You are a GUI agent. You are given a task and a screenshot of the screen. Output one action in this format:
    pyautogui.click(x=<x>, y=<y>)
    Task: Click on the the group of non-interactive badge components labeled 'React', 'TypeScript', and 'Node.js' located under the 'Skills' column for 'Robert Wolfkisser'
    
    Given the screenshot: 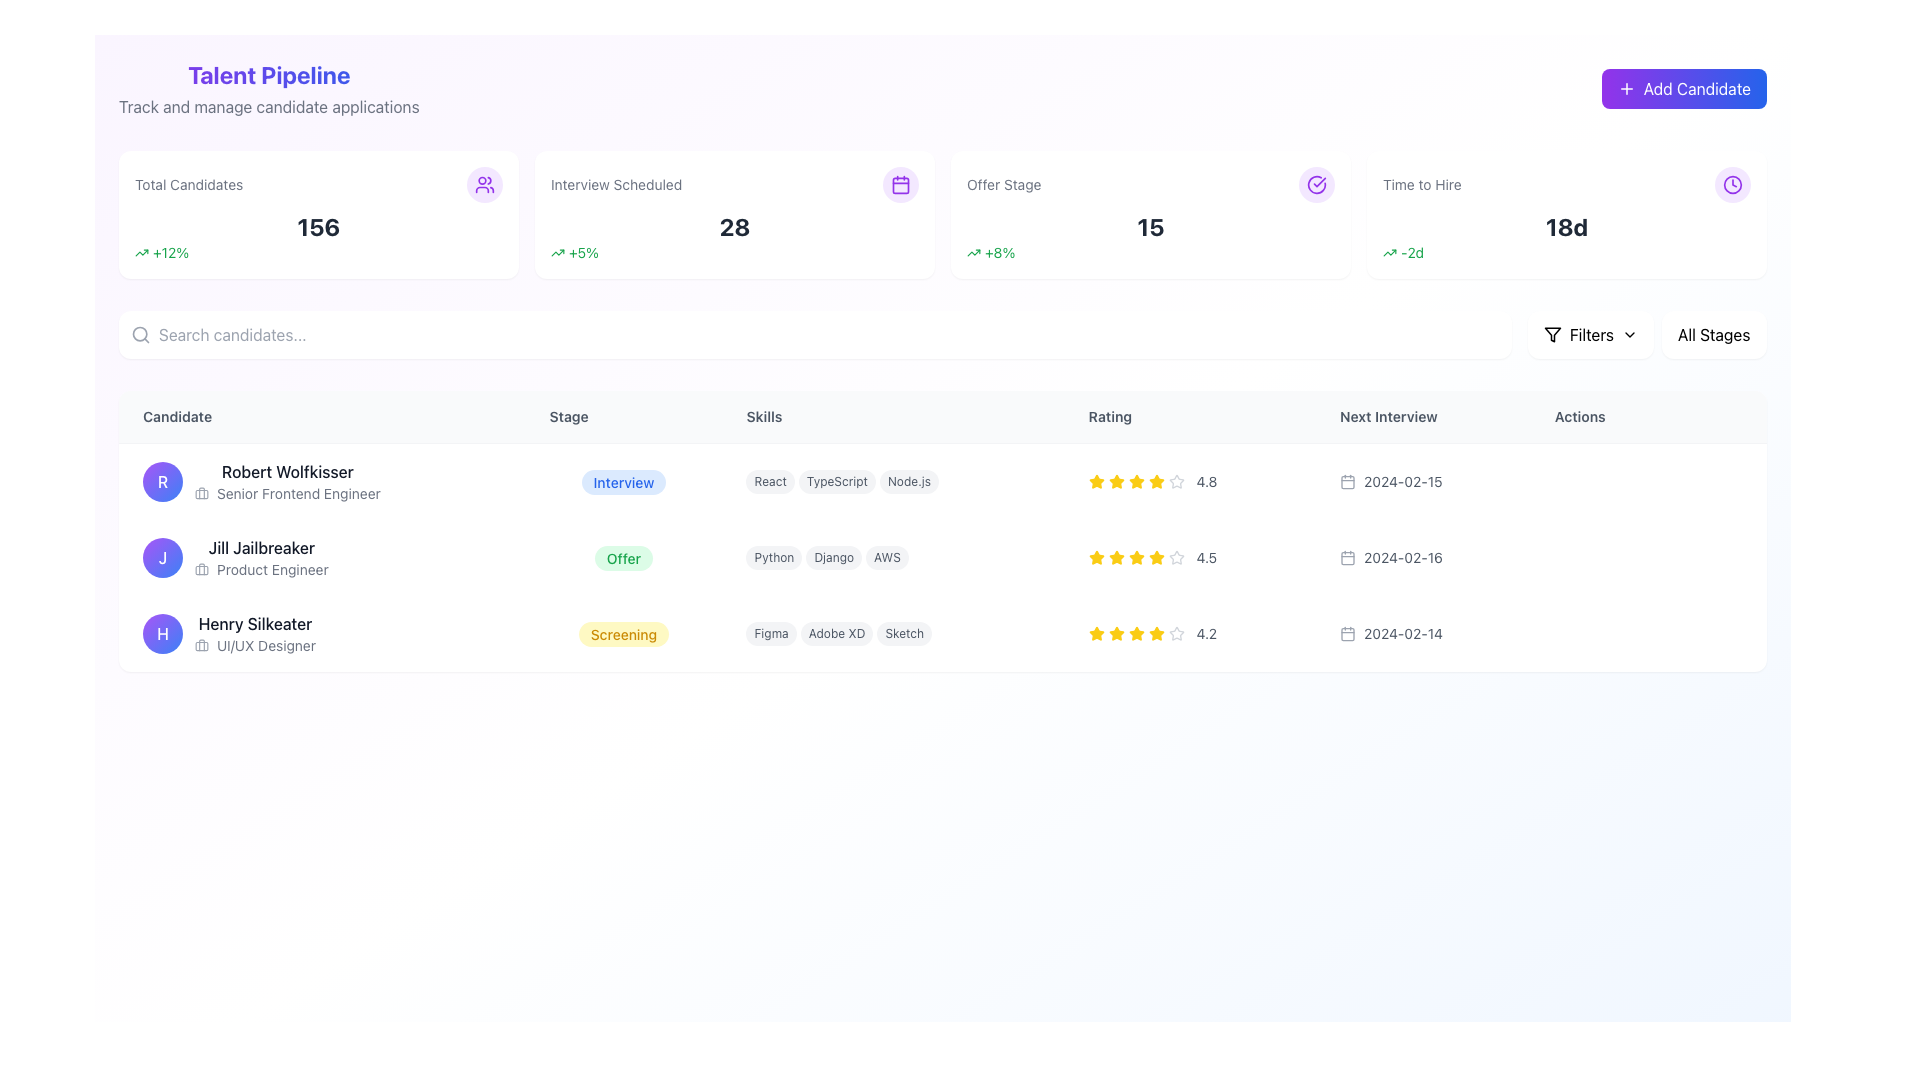 What is the action you would take?
    pyautogui.click(x=892, y=482)
    